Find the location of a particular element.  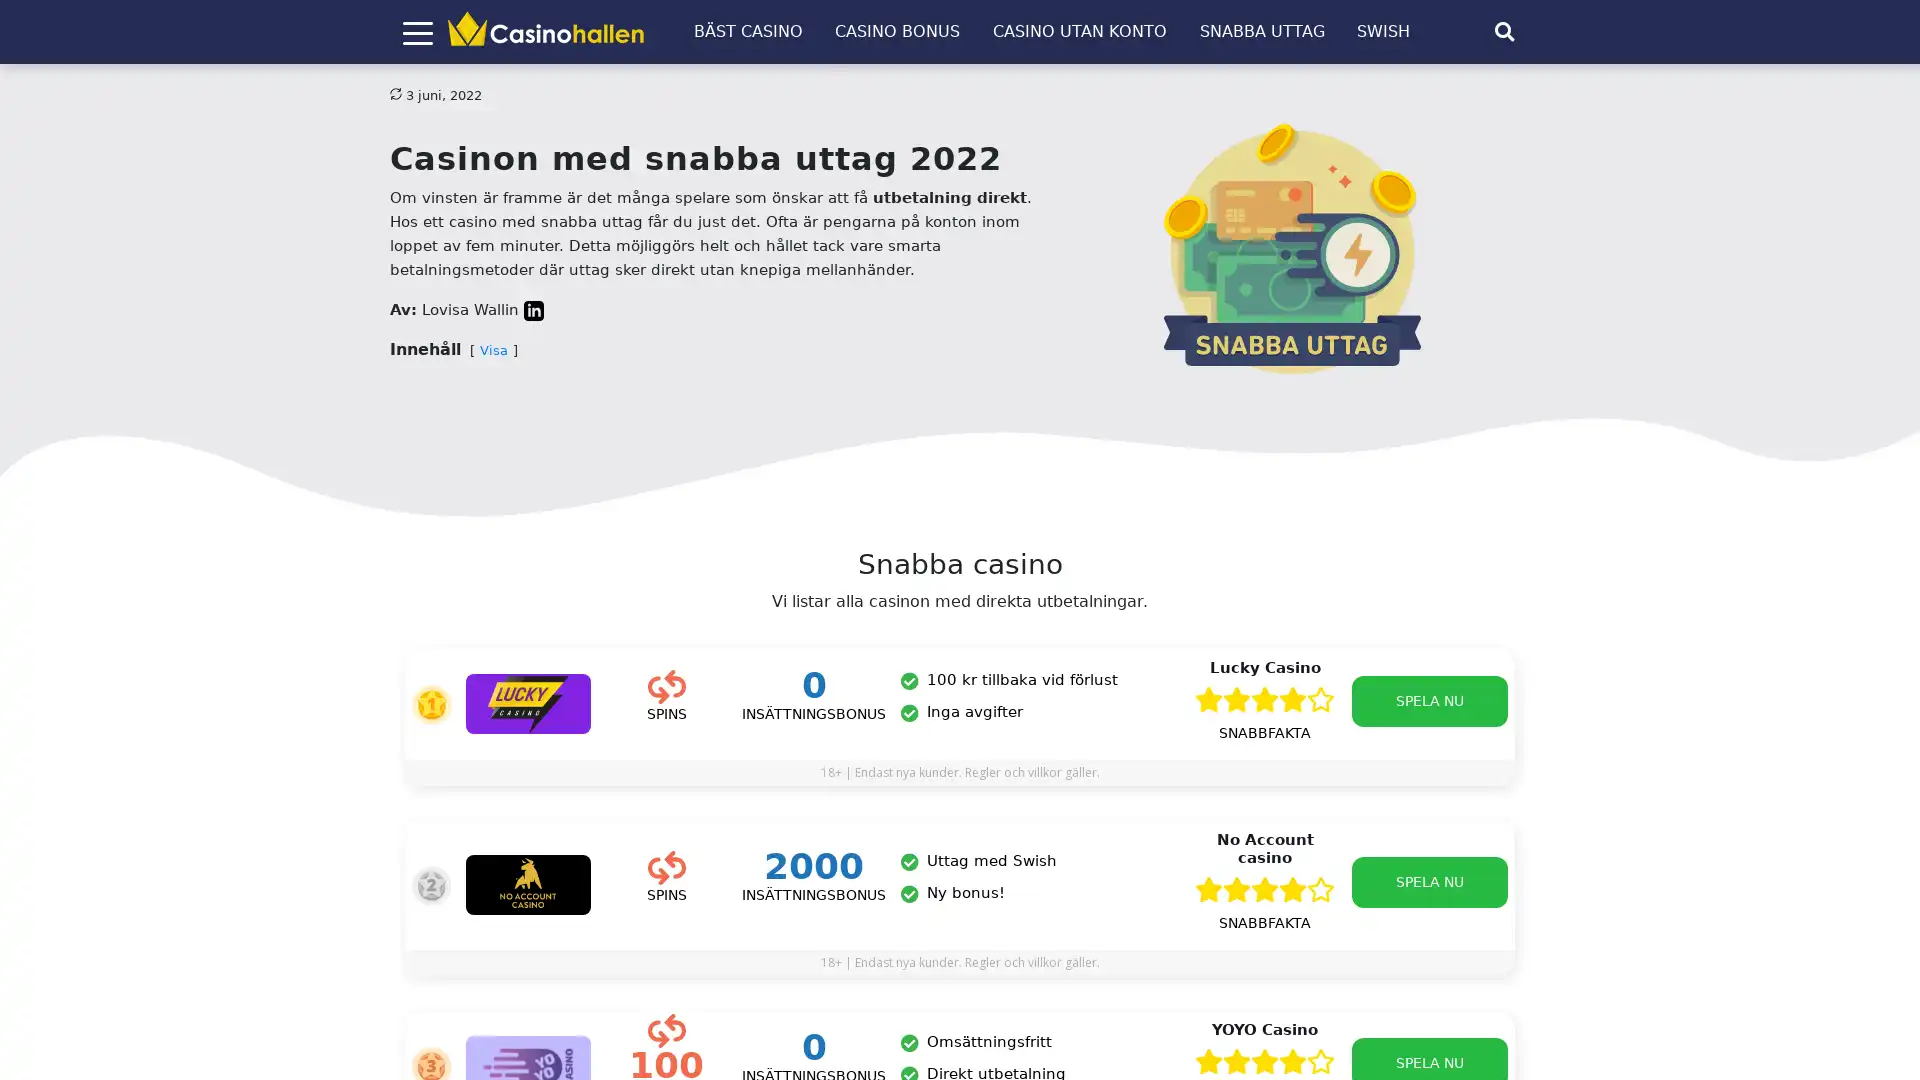

RECENSION is located at coordinates (1236, 968).